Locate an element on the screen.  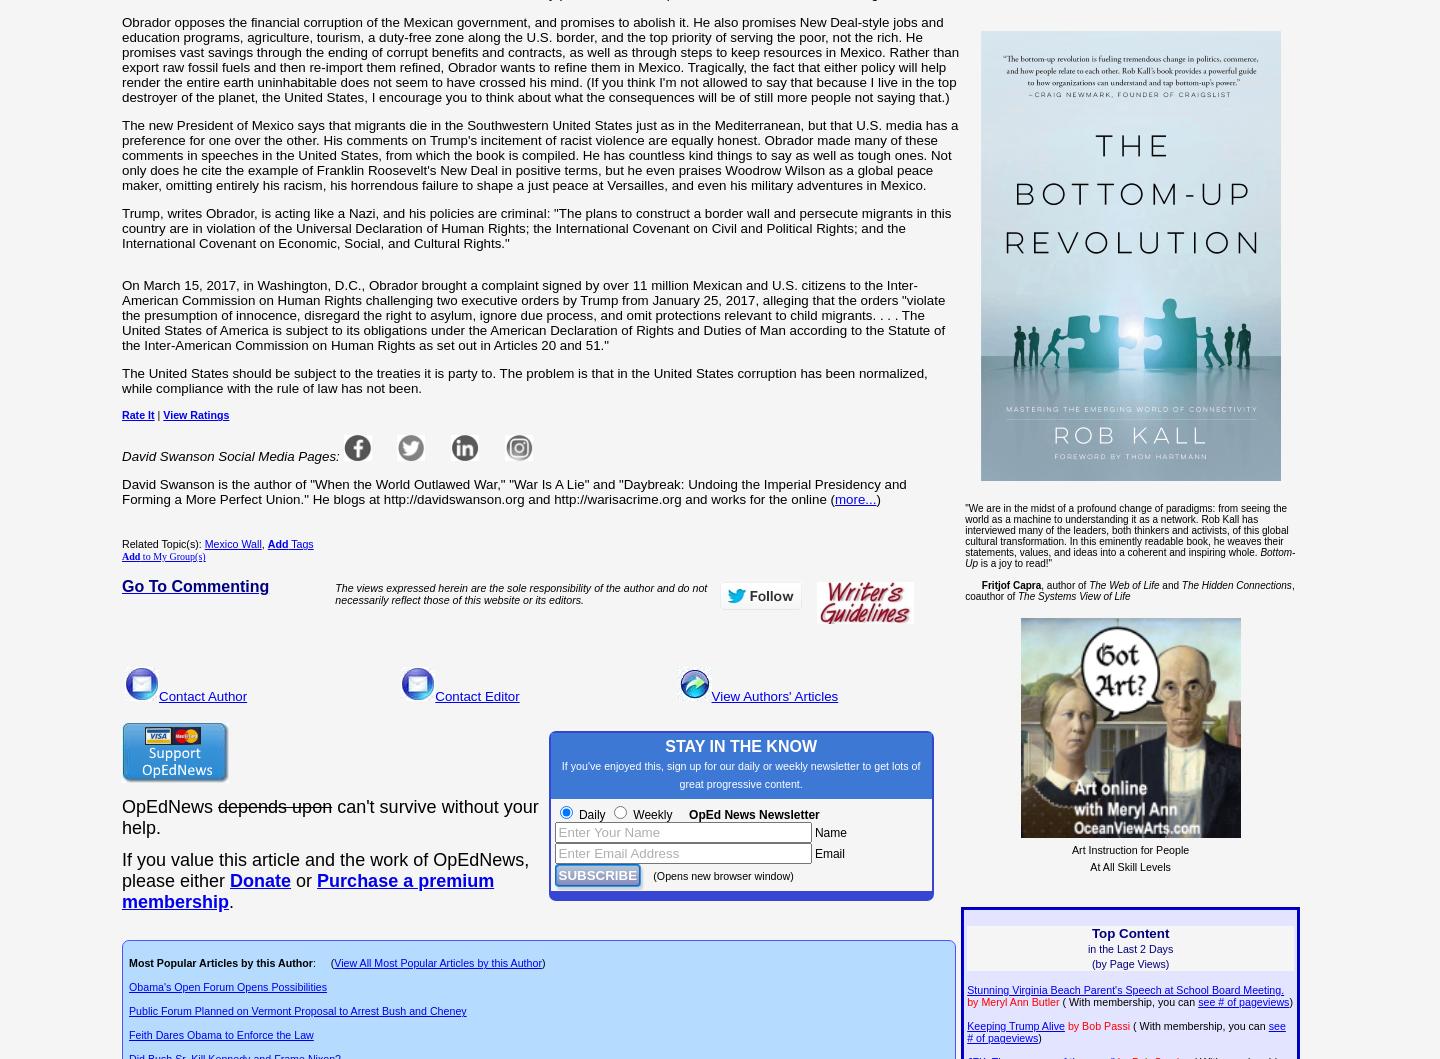
'On March 15, 2017, in Washington, D.C., Obrador brought a complaint signed by over 11 million Mexican and U.S. citizens to the Inter-American Commission on Human Rights challenging two executive orders by Trump from January 25, 2017, alleging that the orders "violate the presumption of innocence, disregard the right to asylum, ignore due process, and omit protections relevant to child migrants. . . . The United States of America is subject to its obligations under the American Declaration of Rights and Duties of Man according to the Statute of the Inter-American Commission on Human Rights as set out in Articles 20 and 51."' is located at coordinates (532, 314).